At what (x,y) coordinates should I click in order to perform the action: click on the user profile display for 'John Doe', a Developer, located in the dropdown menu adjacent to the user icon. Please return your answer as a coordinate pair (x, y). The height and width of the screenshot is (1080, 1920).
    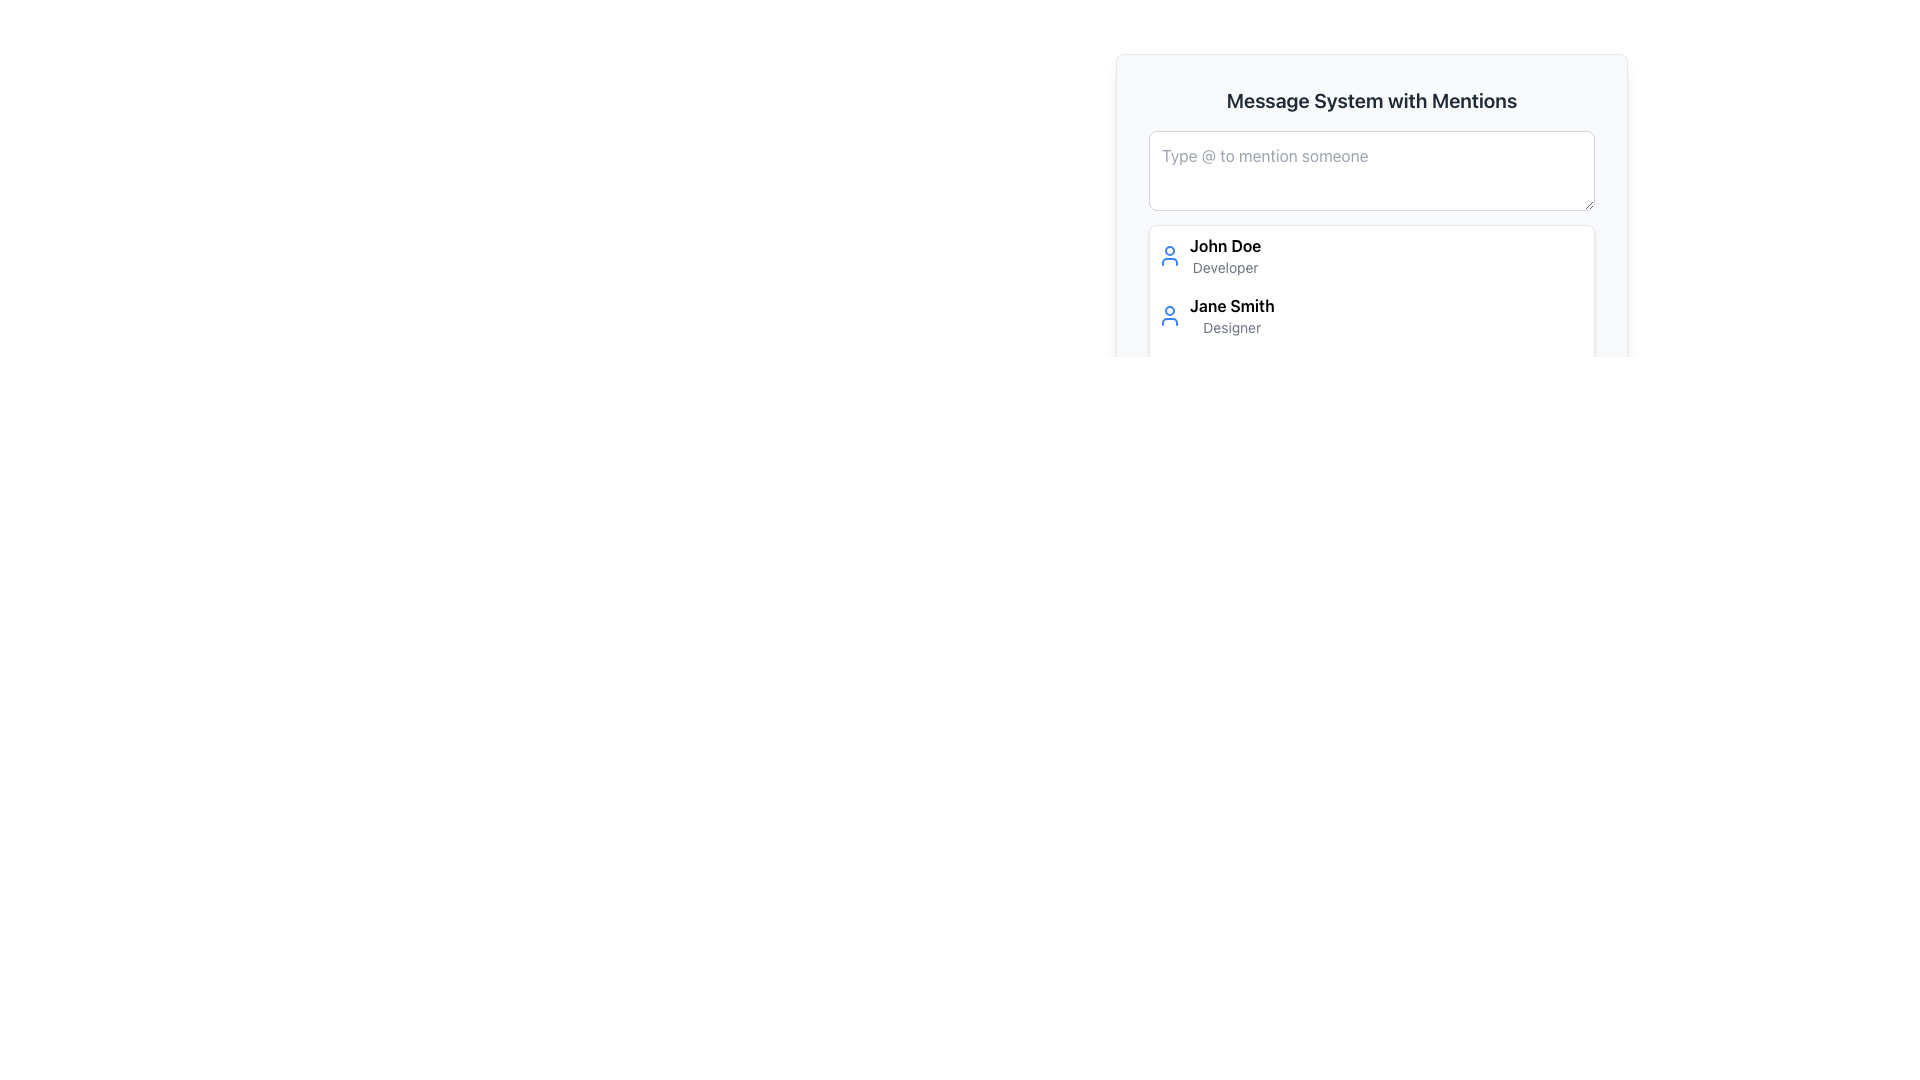
    Looking at the image, I should click on (1224, 254).